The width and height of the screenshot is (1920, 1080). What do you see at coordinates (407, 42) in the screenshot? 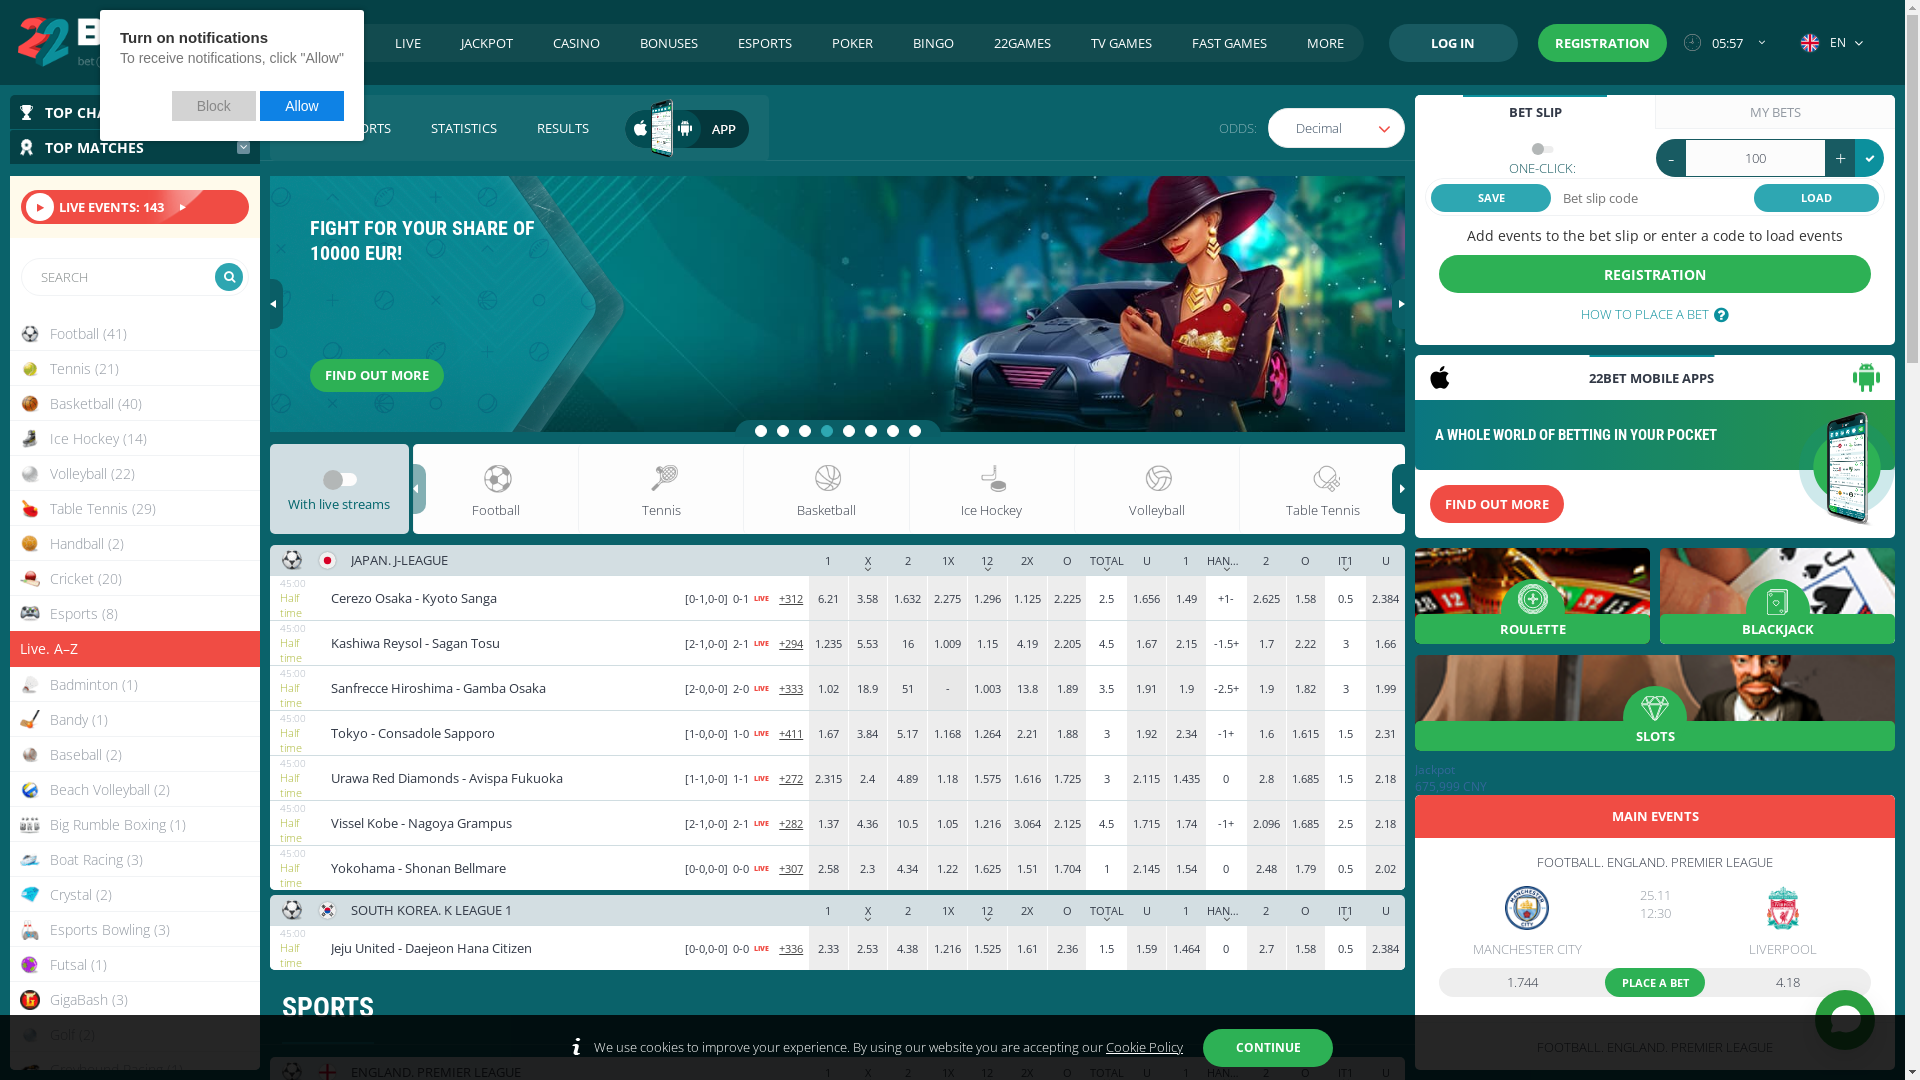
I see `'LIVE'` at bounding box center [407, 42].